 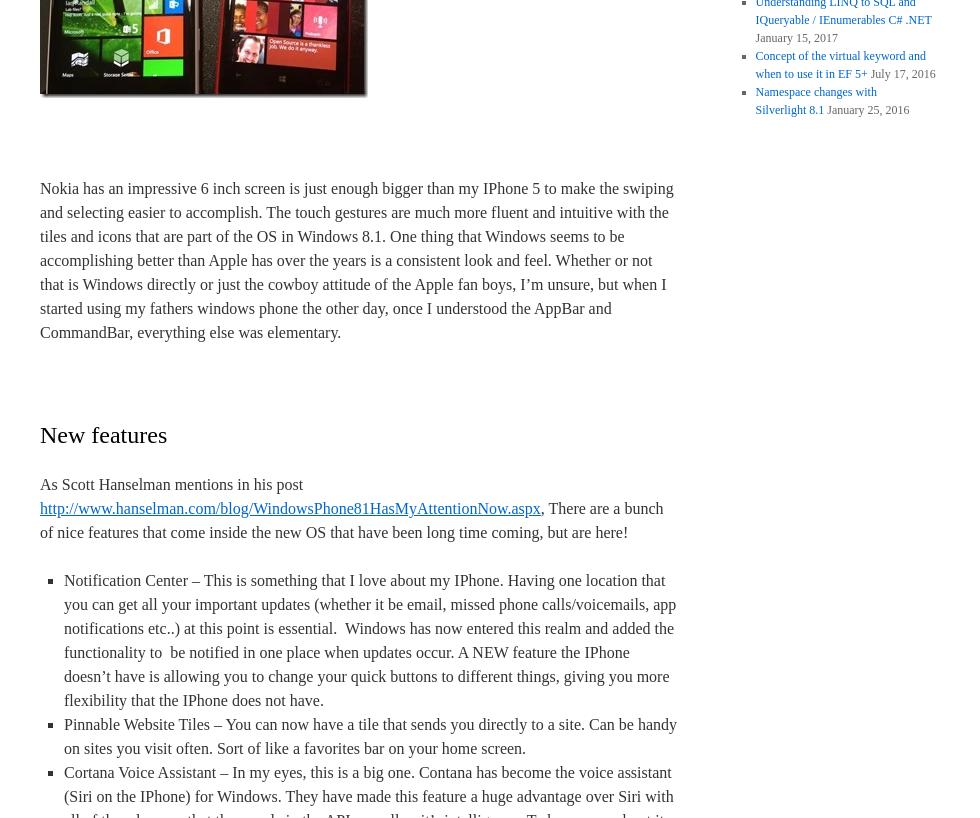 What do you see at coordinates (171, 484) in the screenshot?
I see `'As Scott Hanselman mentions in his post'` at bounding box center [171, 484].